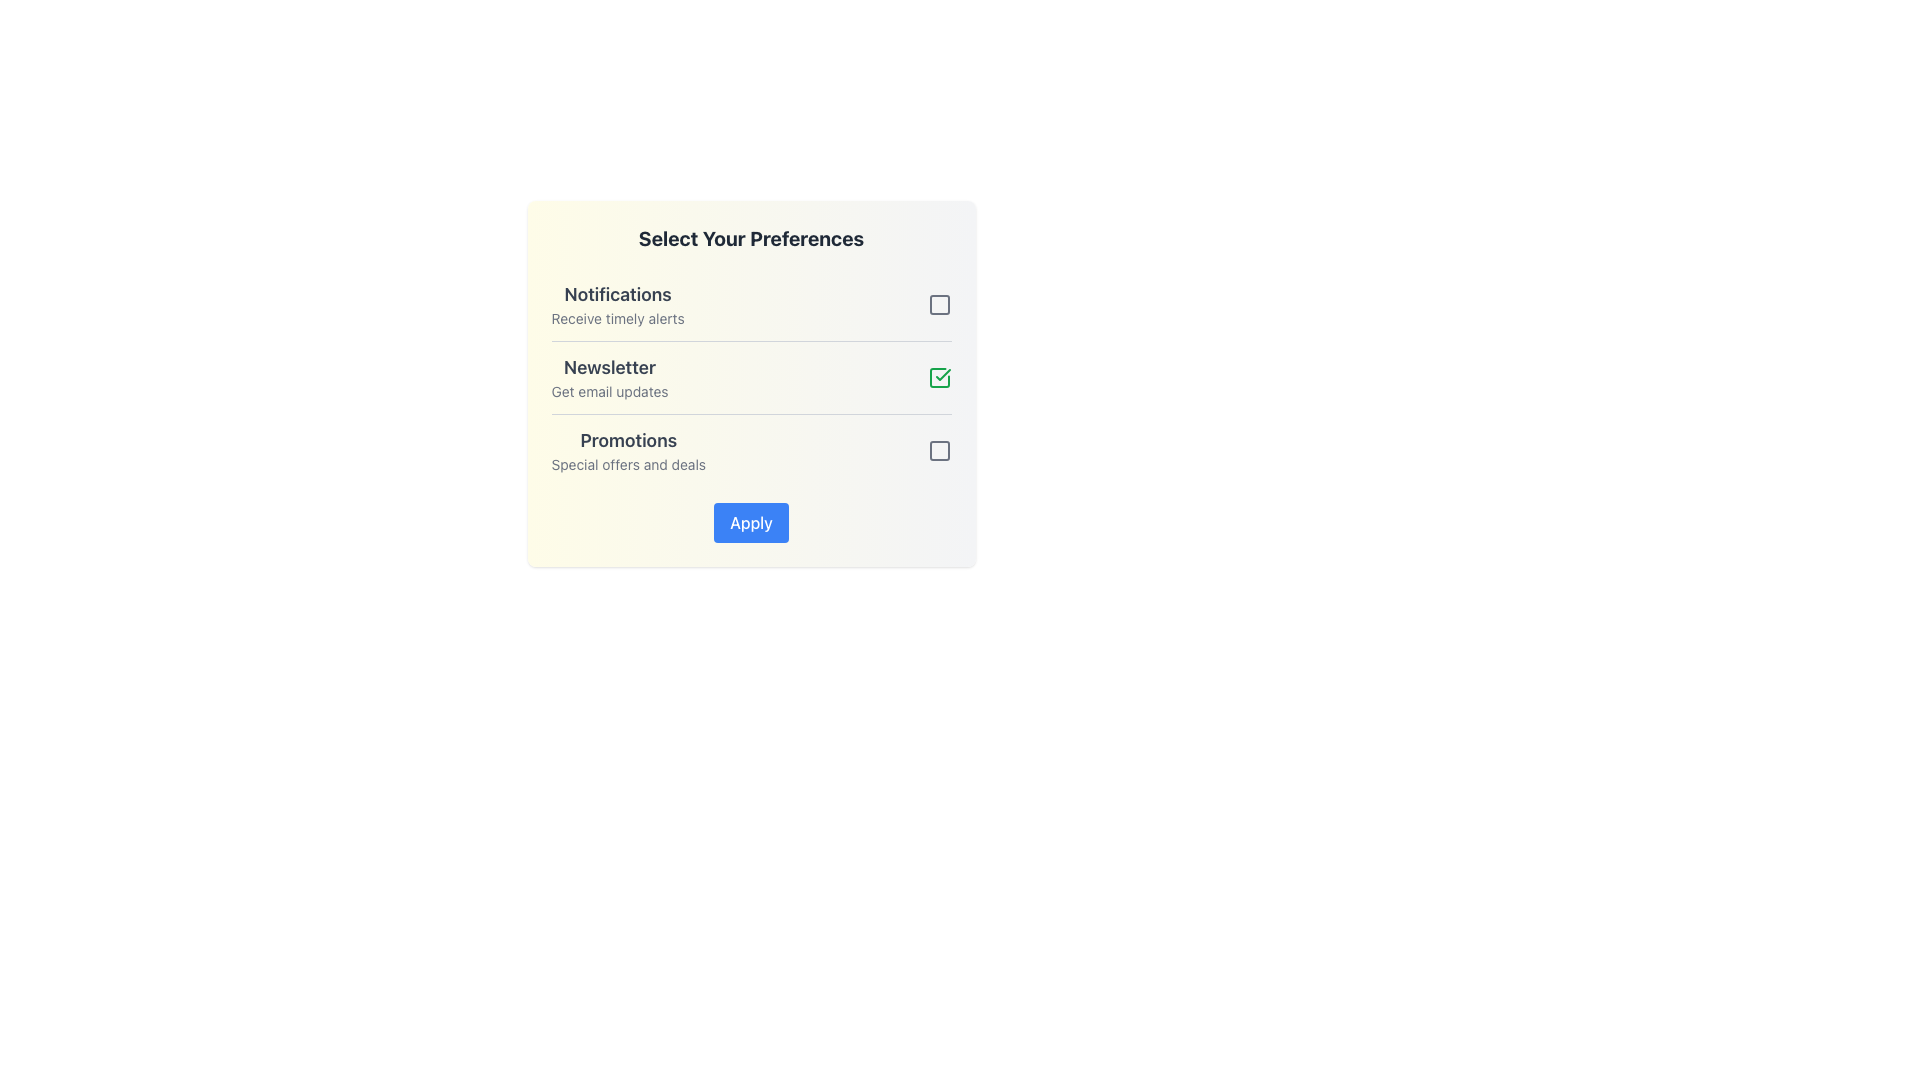 This screenshot has width=1920, height=1080. I want to click on the 'Notifications' checkbox, so click(938, 304).